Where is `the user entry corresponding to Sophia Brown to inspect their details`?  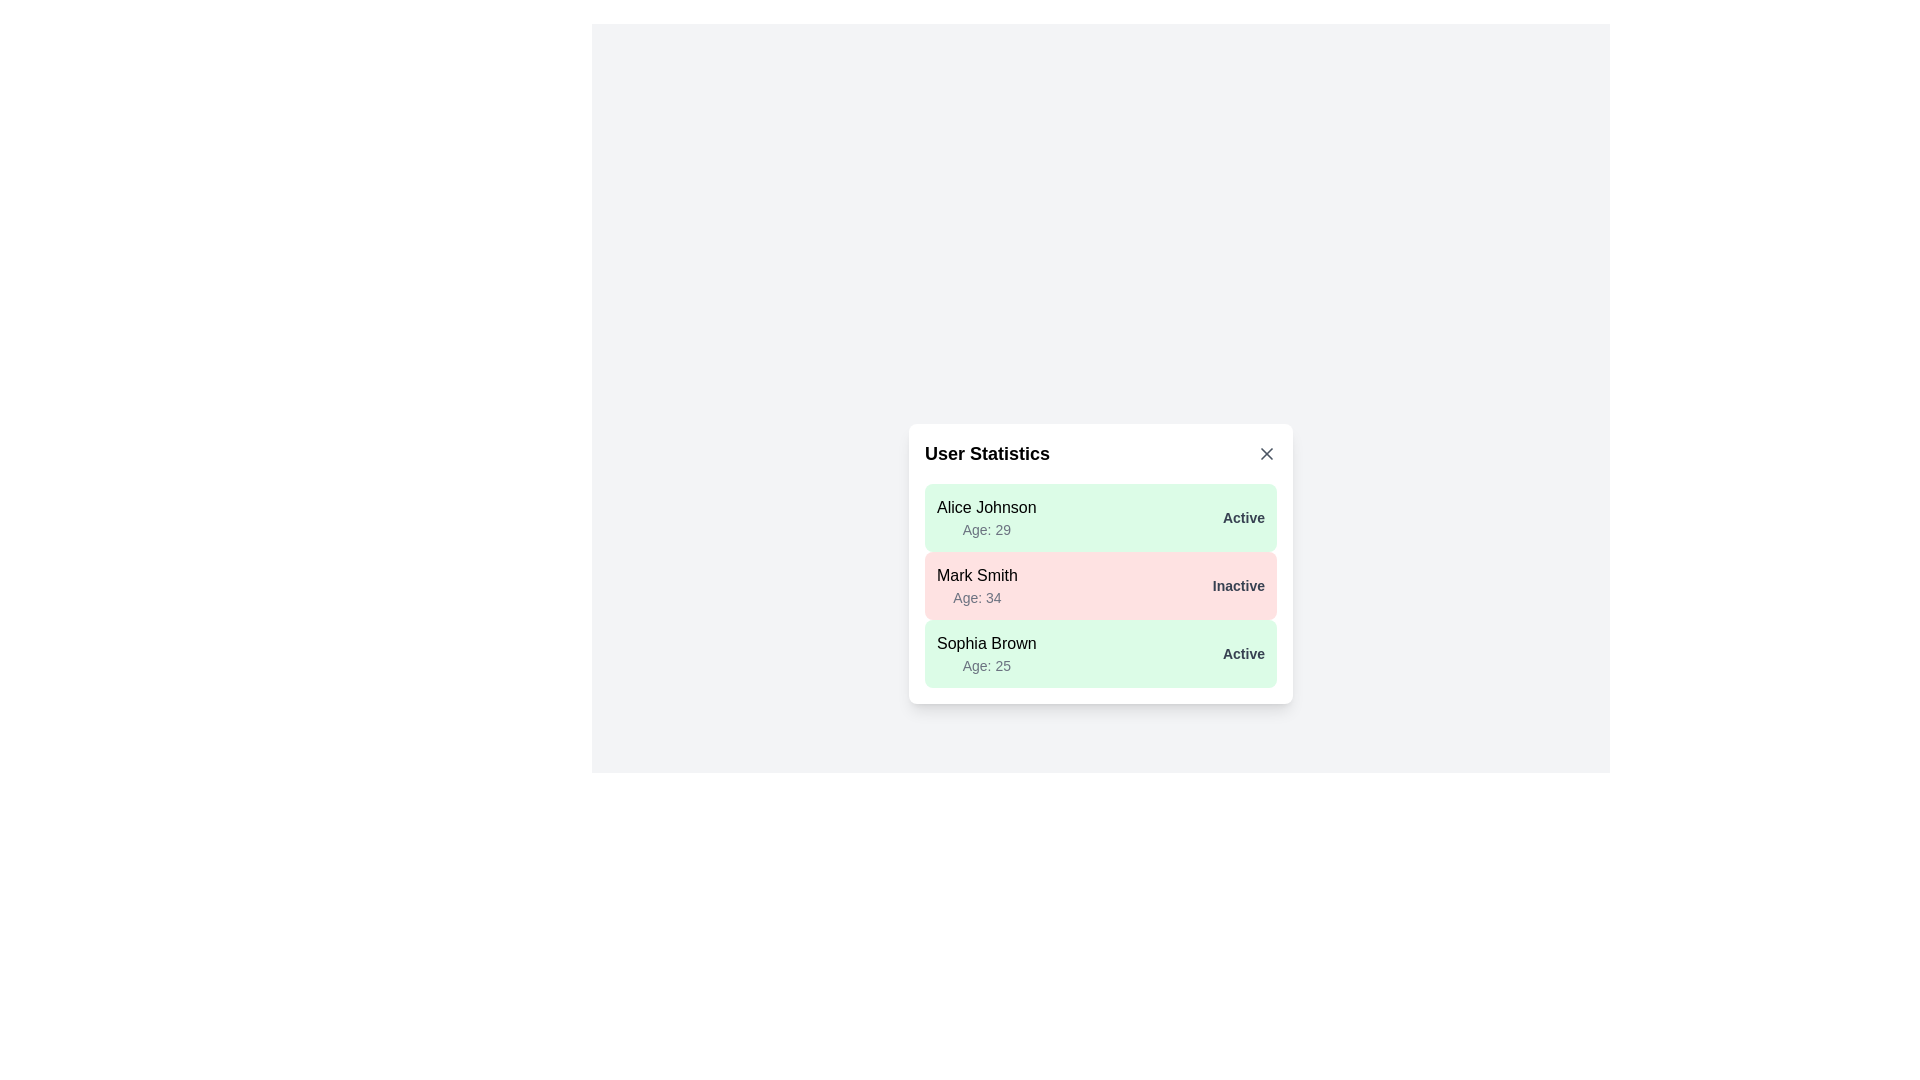
the user entry corresponding to Sophia Brown to inspect their details is located at coordinates (1099, 654).